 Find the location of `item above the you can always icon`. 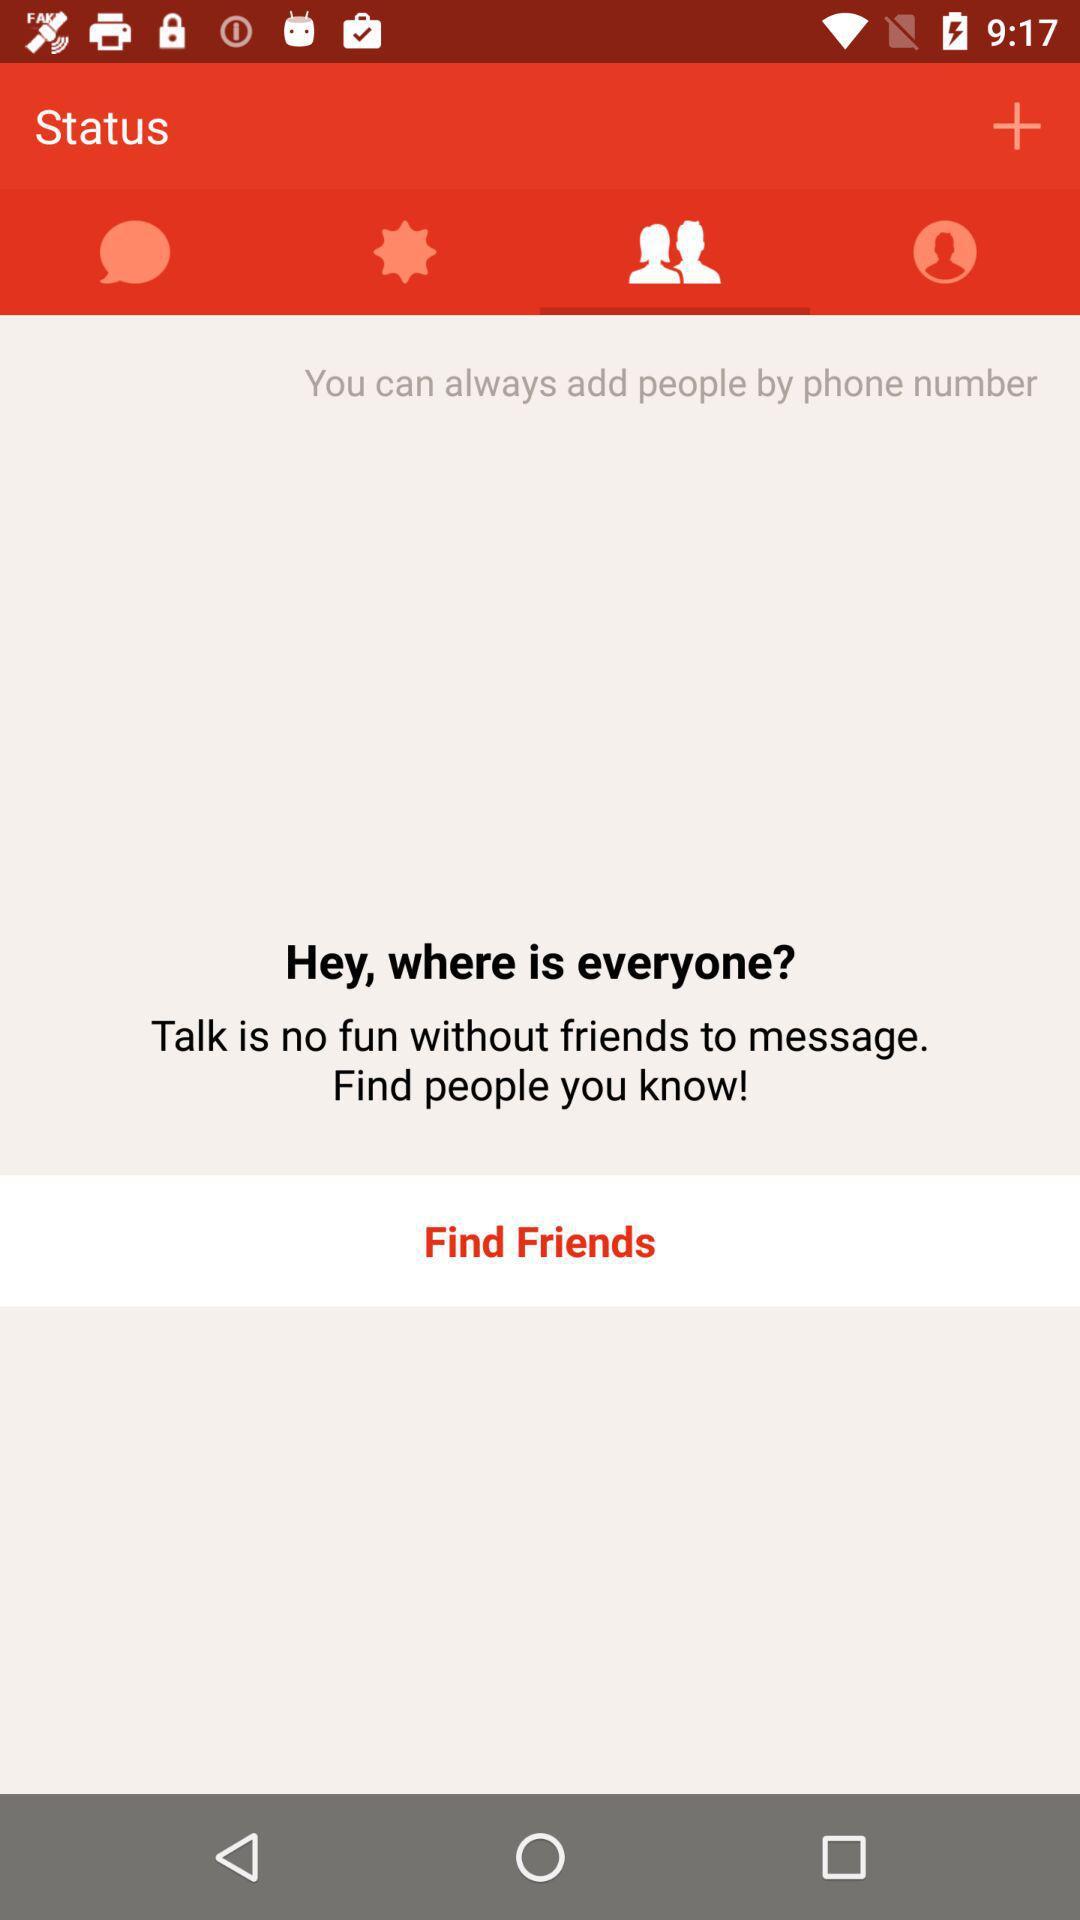

item above the you can always icon is located at coordinates (405, 251).